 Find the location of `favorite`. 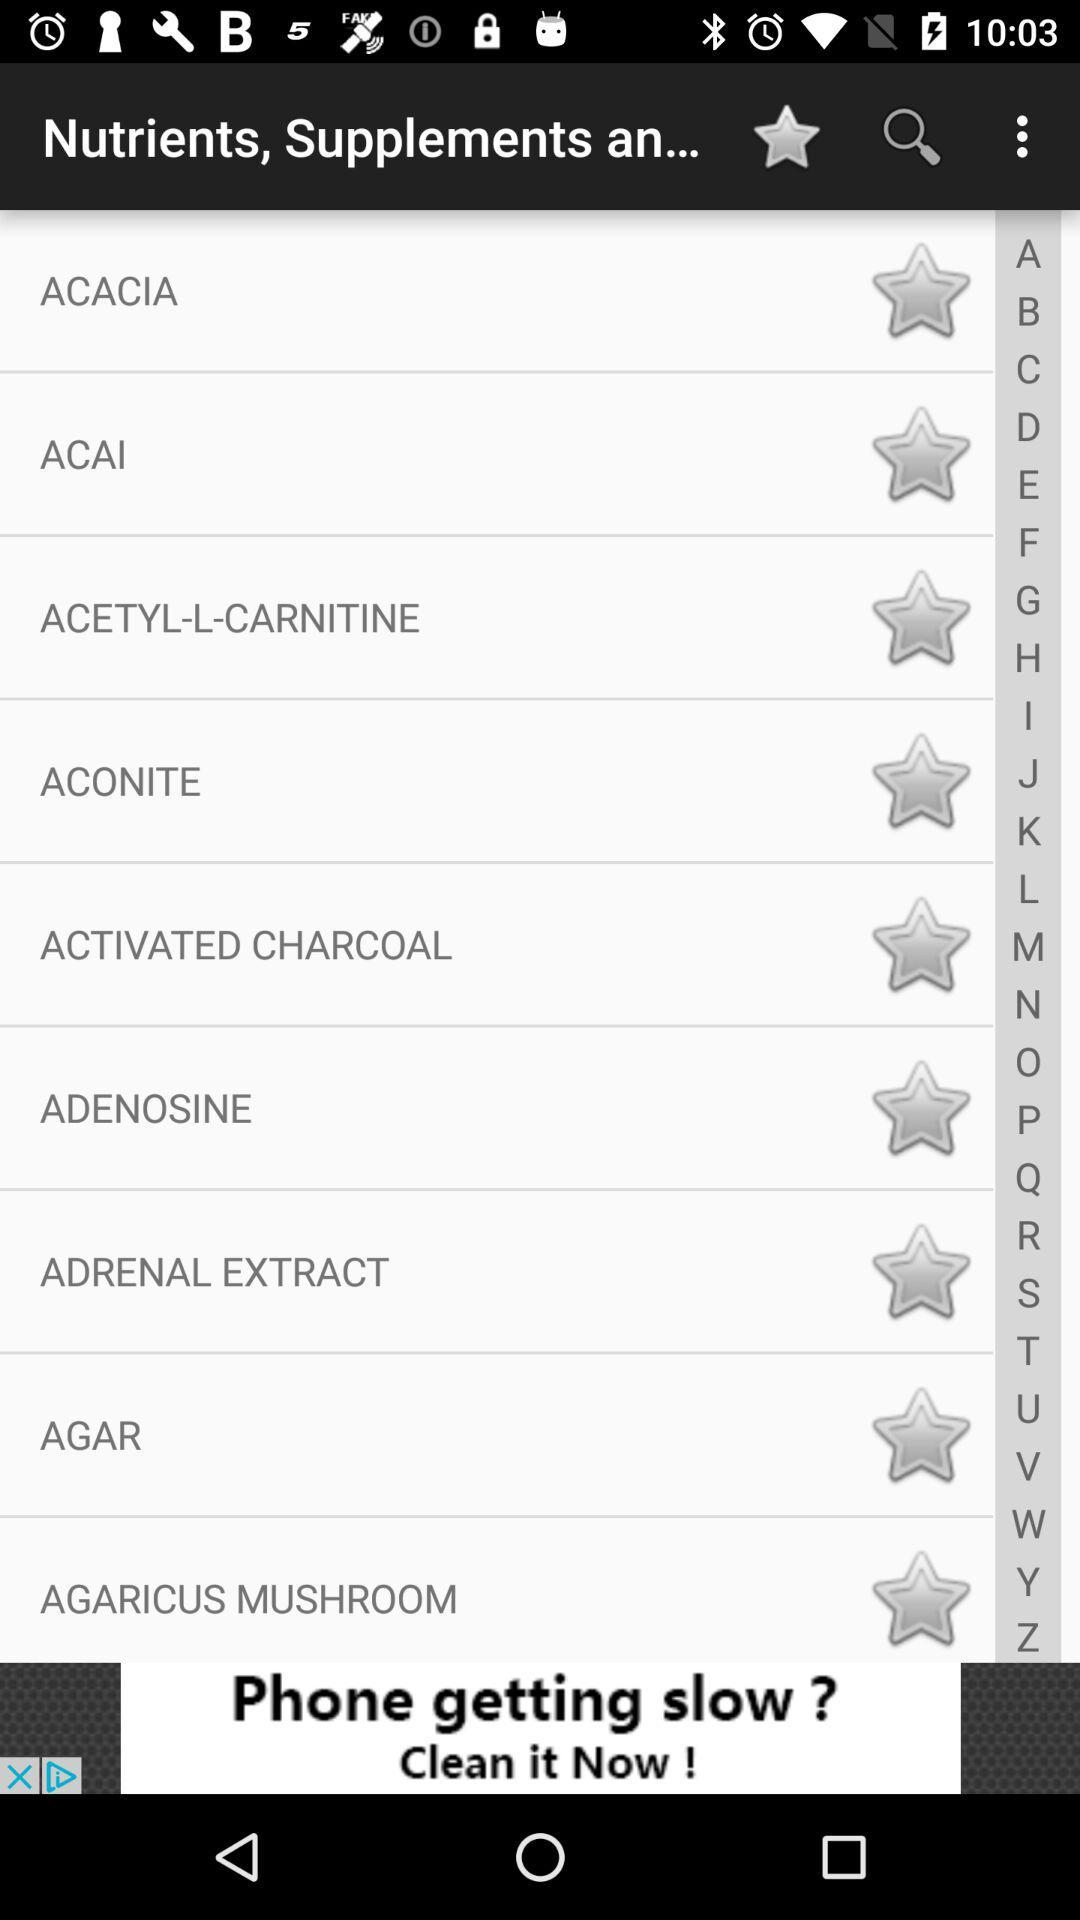

favorite is located at coordinates (920, 1433).